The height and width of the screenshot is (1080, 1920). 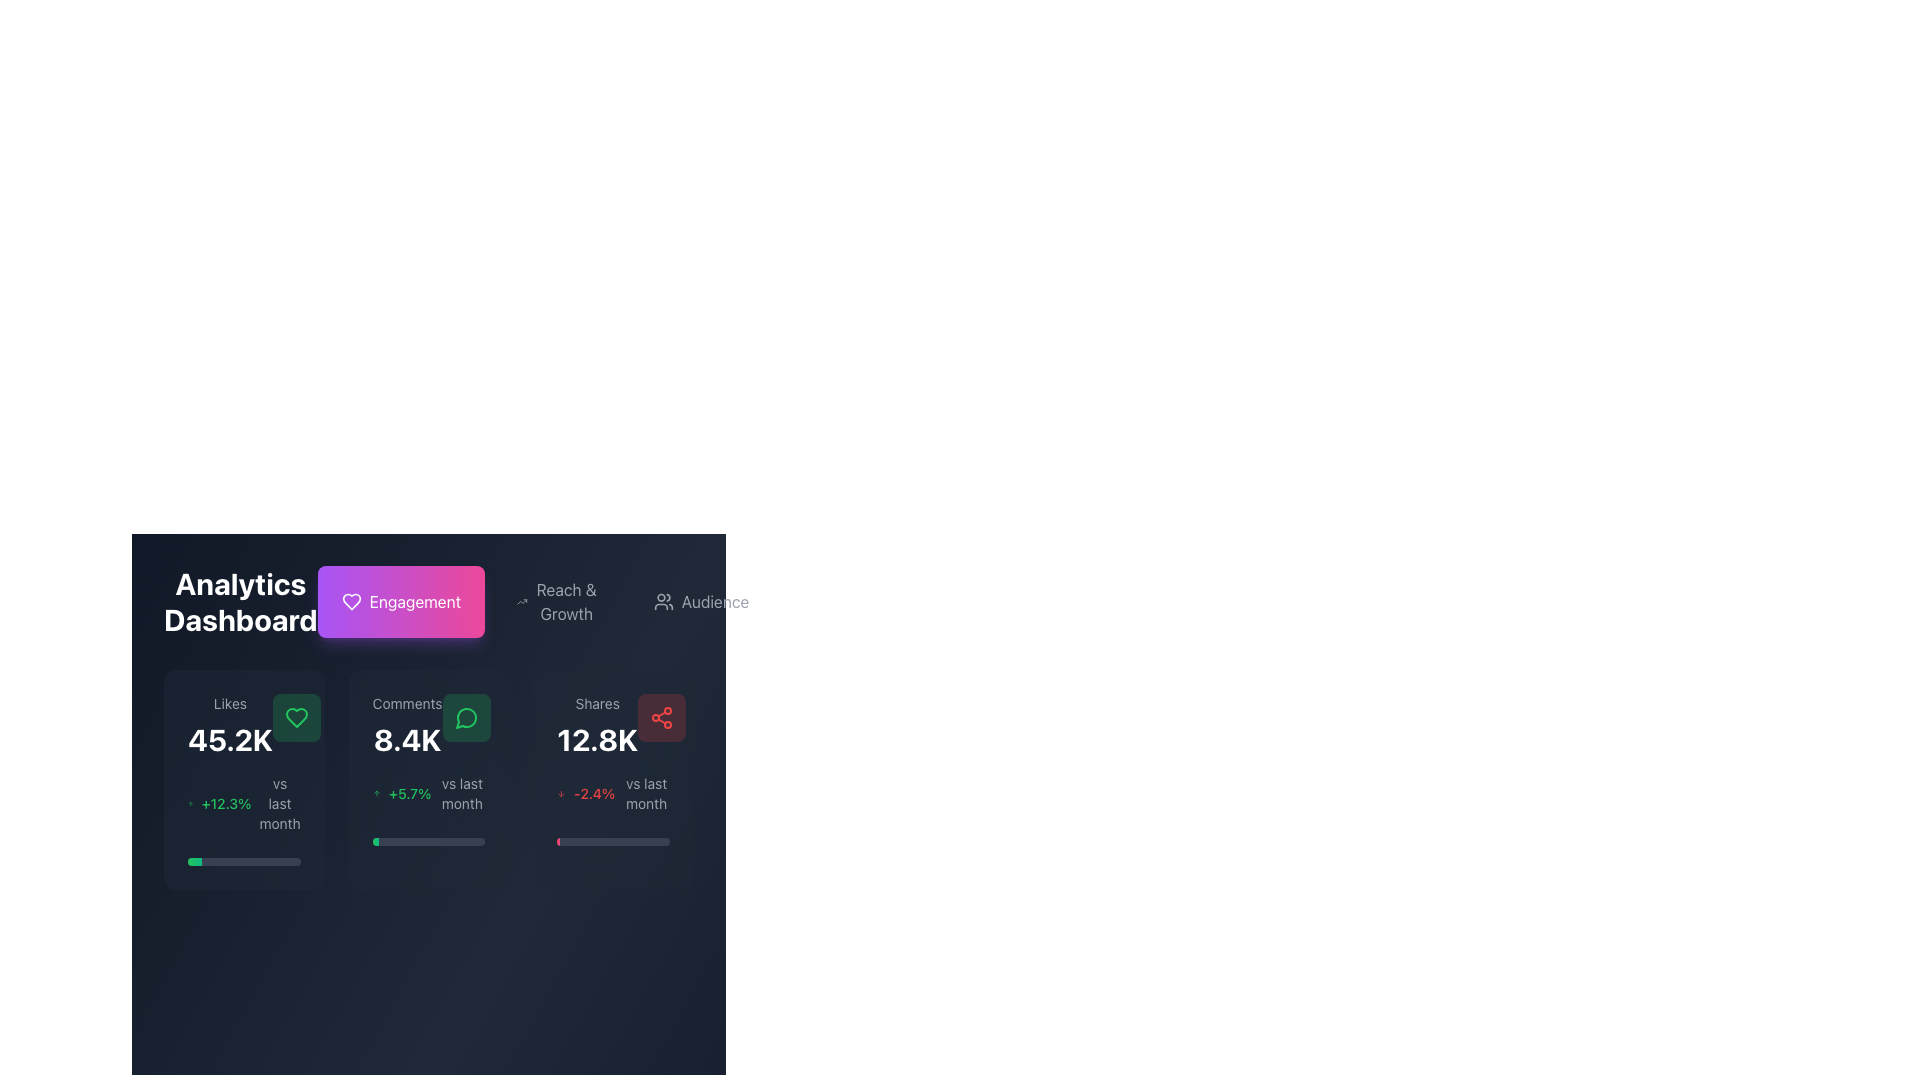 What do you see at coordinates (295, 716) in the screenshot?
I see `the green heart icon located in the 'Likes' panel, which is positioned to the upper right of the text '45.2K'` at bounding box center [295, 716].